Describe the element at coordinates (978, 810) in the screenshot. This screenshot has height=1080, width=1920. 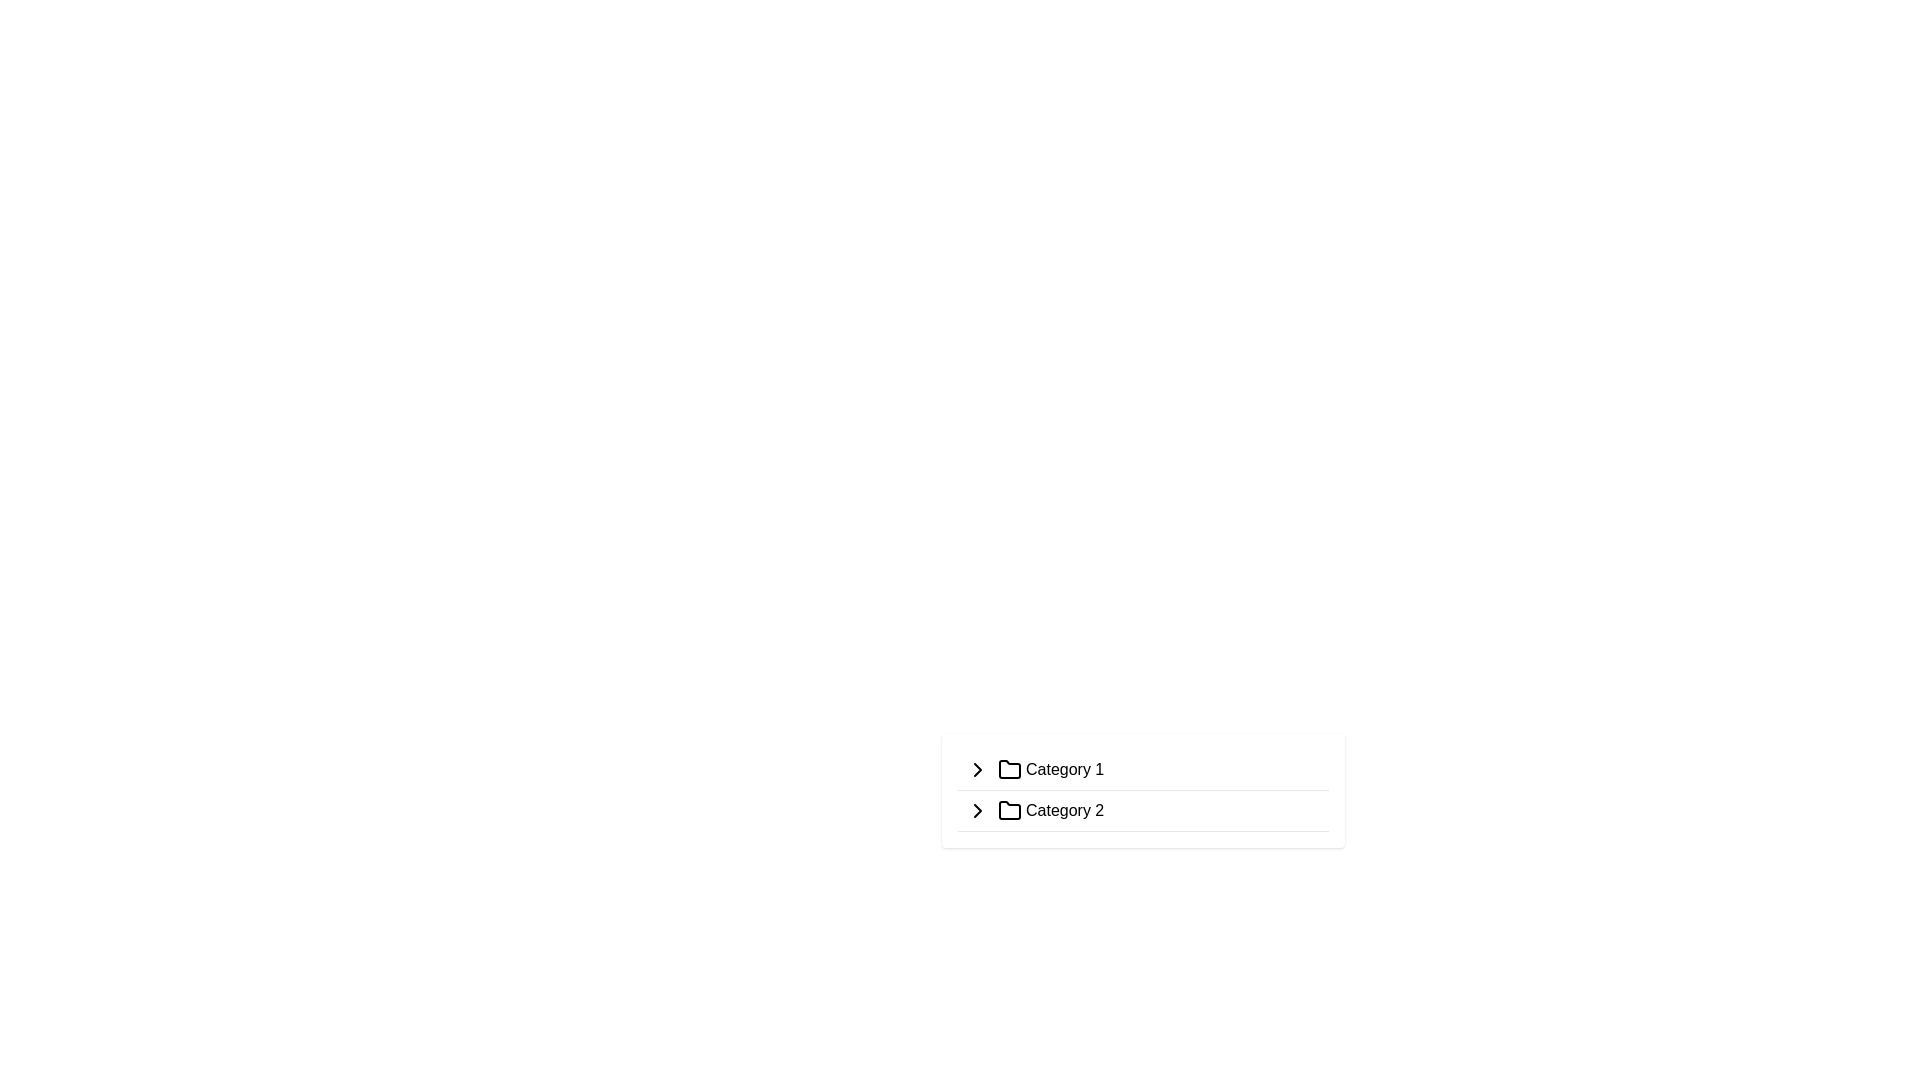
I see `the button` at that location.